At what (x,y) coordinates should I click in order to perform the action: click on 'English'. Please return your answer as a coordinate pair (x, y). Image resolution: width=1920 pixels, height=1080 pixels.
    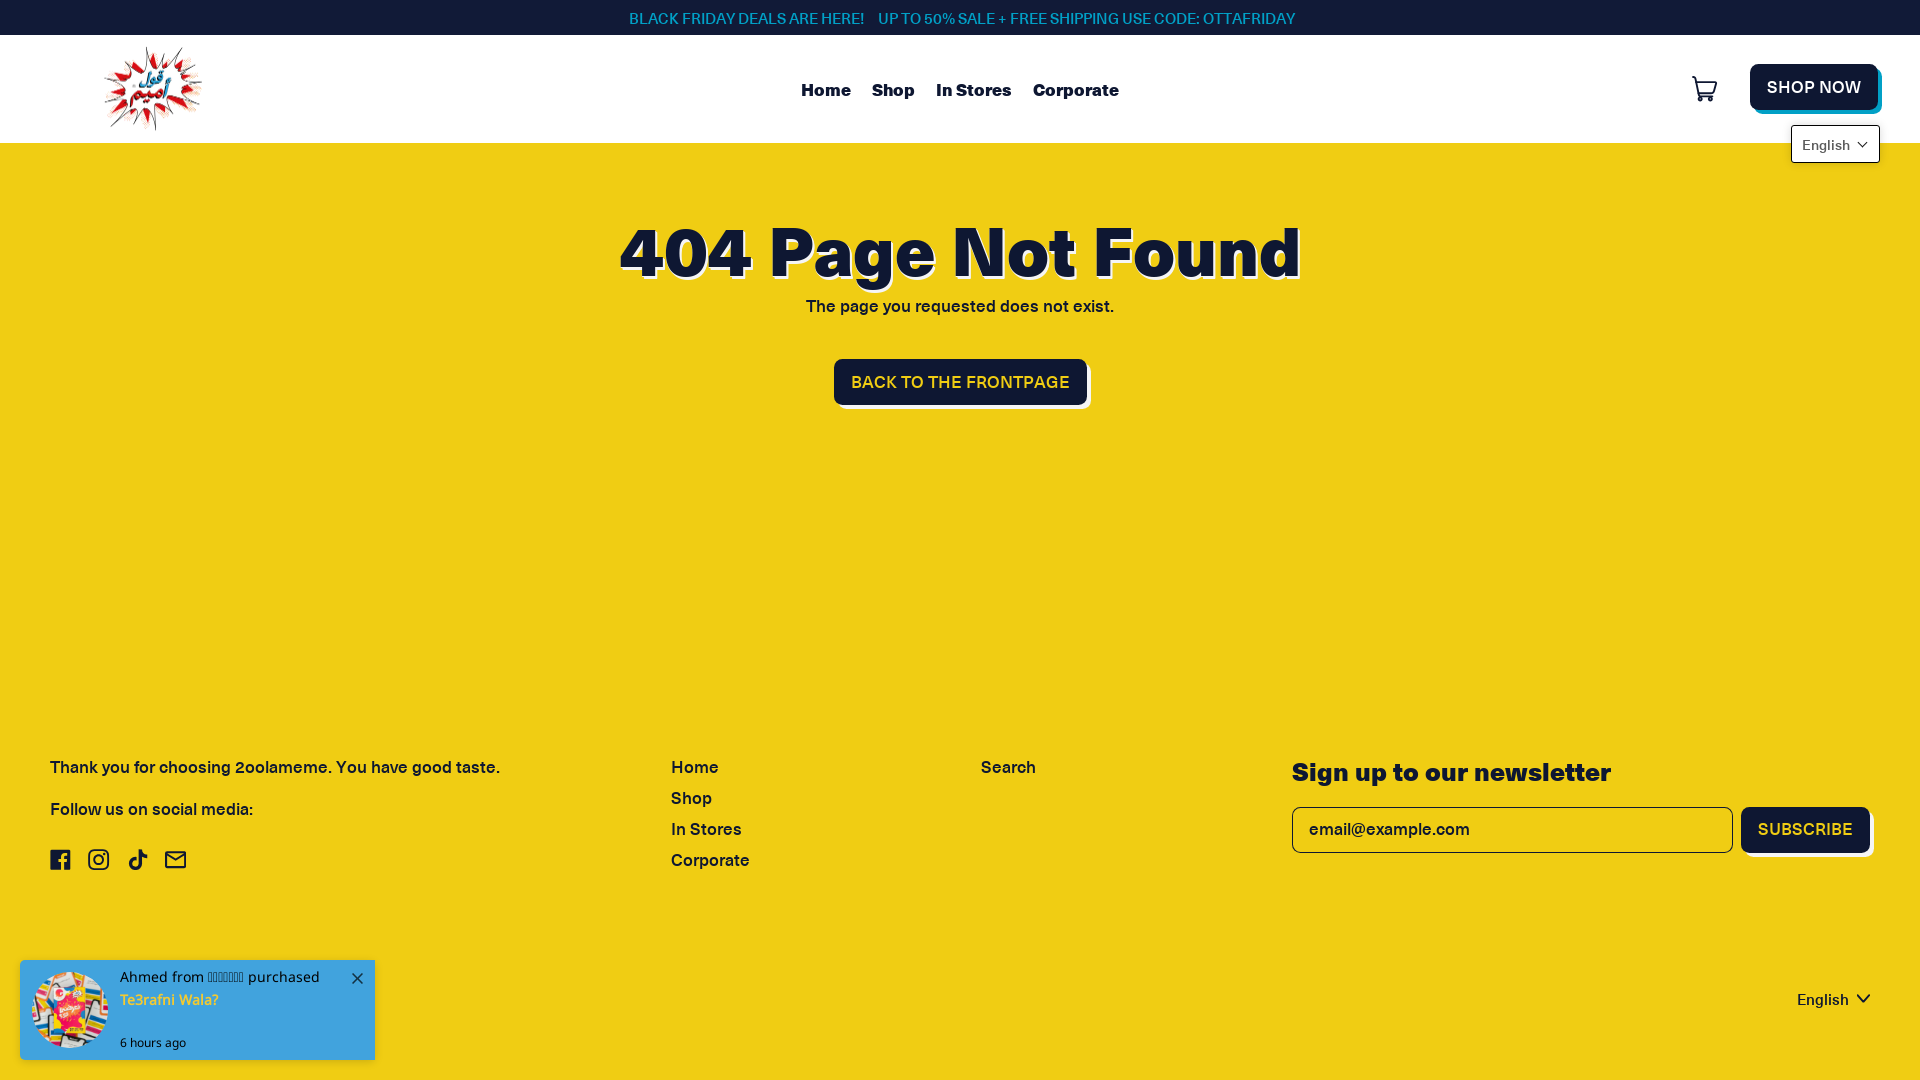
    Looking at the image, I should click on (1833, 998).